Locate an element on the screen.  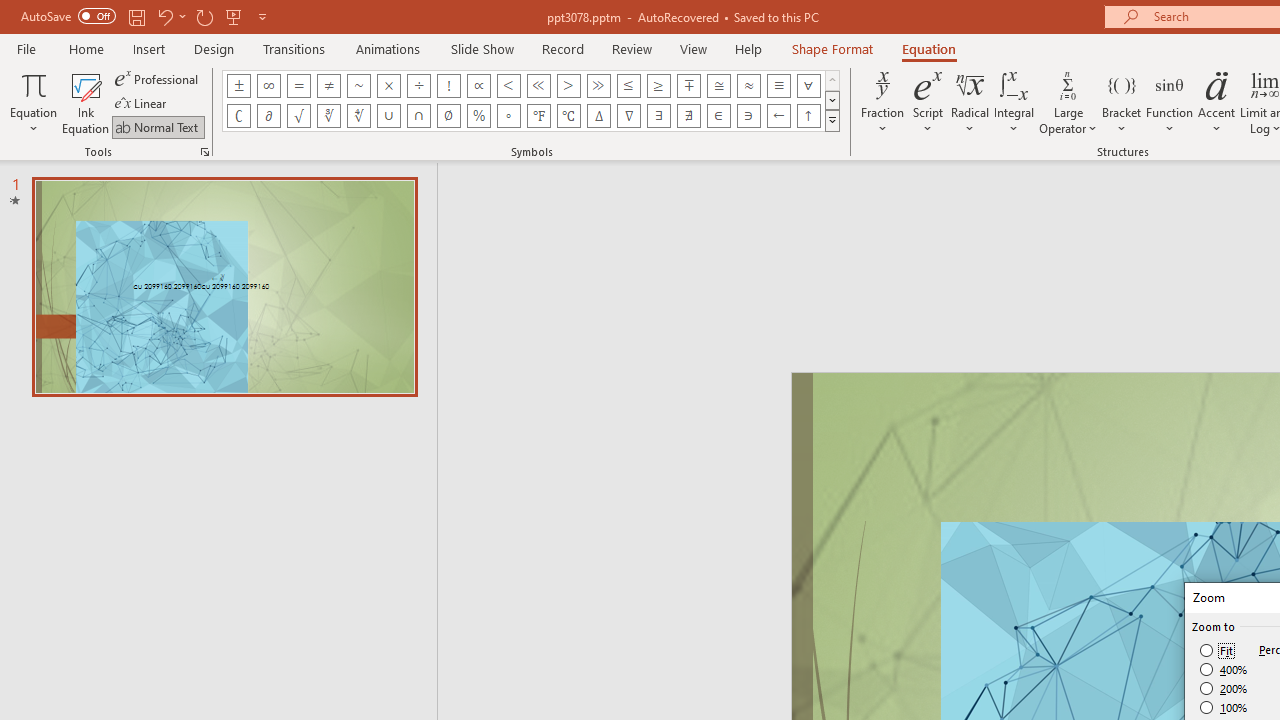
'200%' is located at coordinates (1223, 688).